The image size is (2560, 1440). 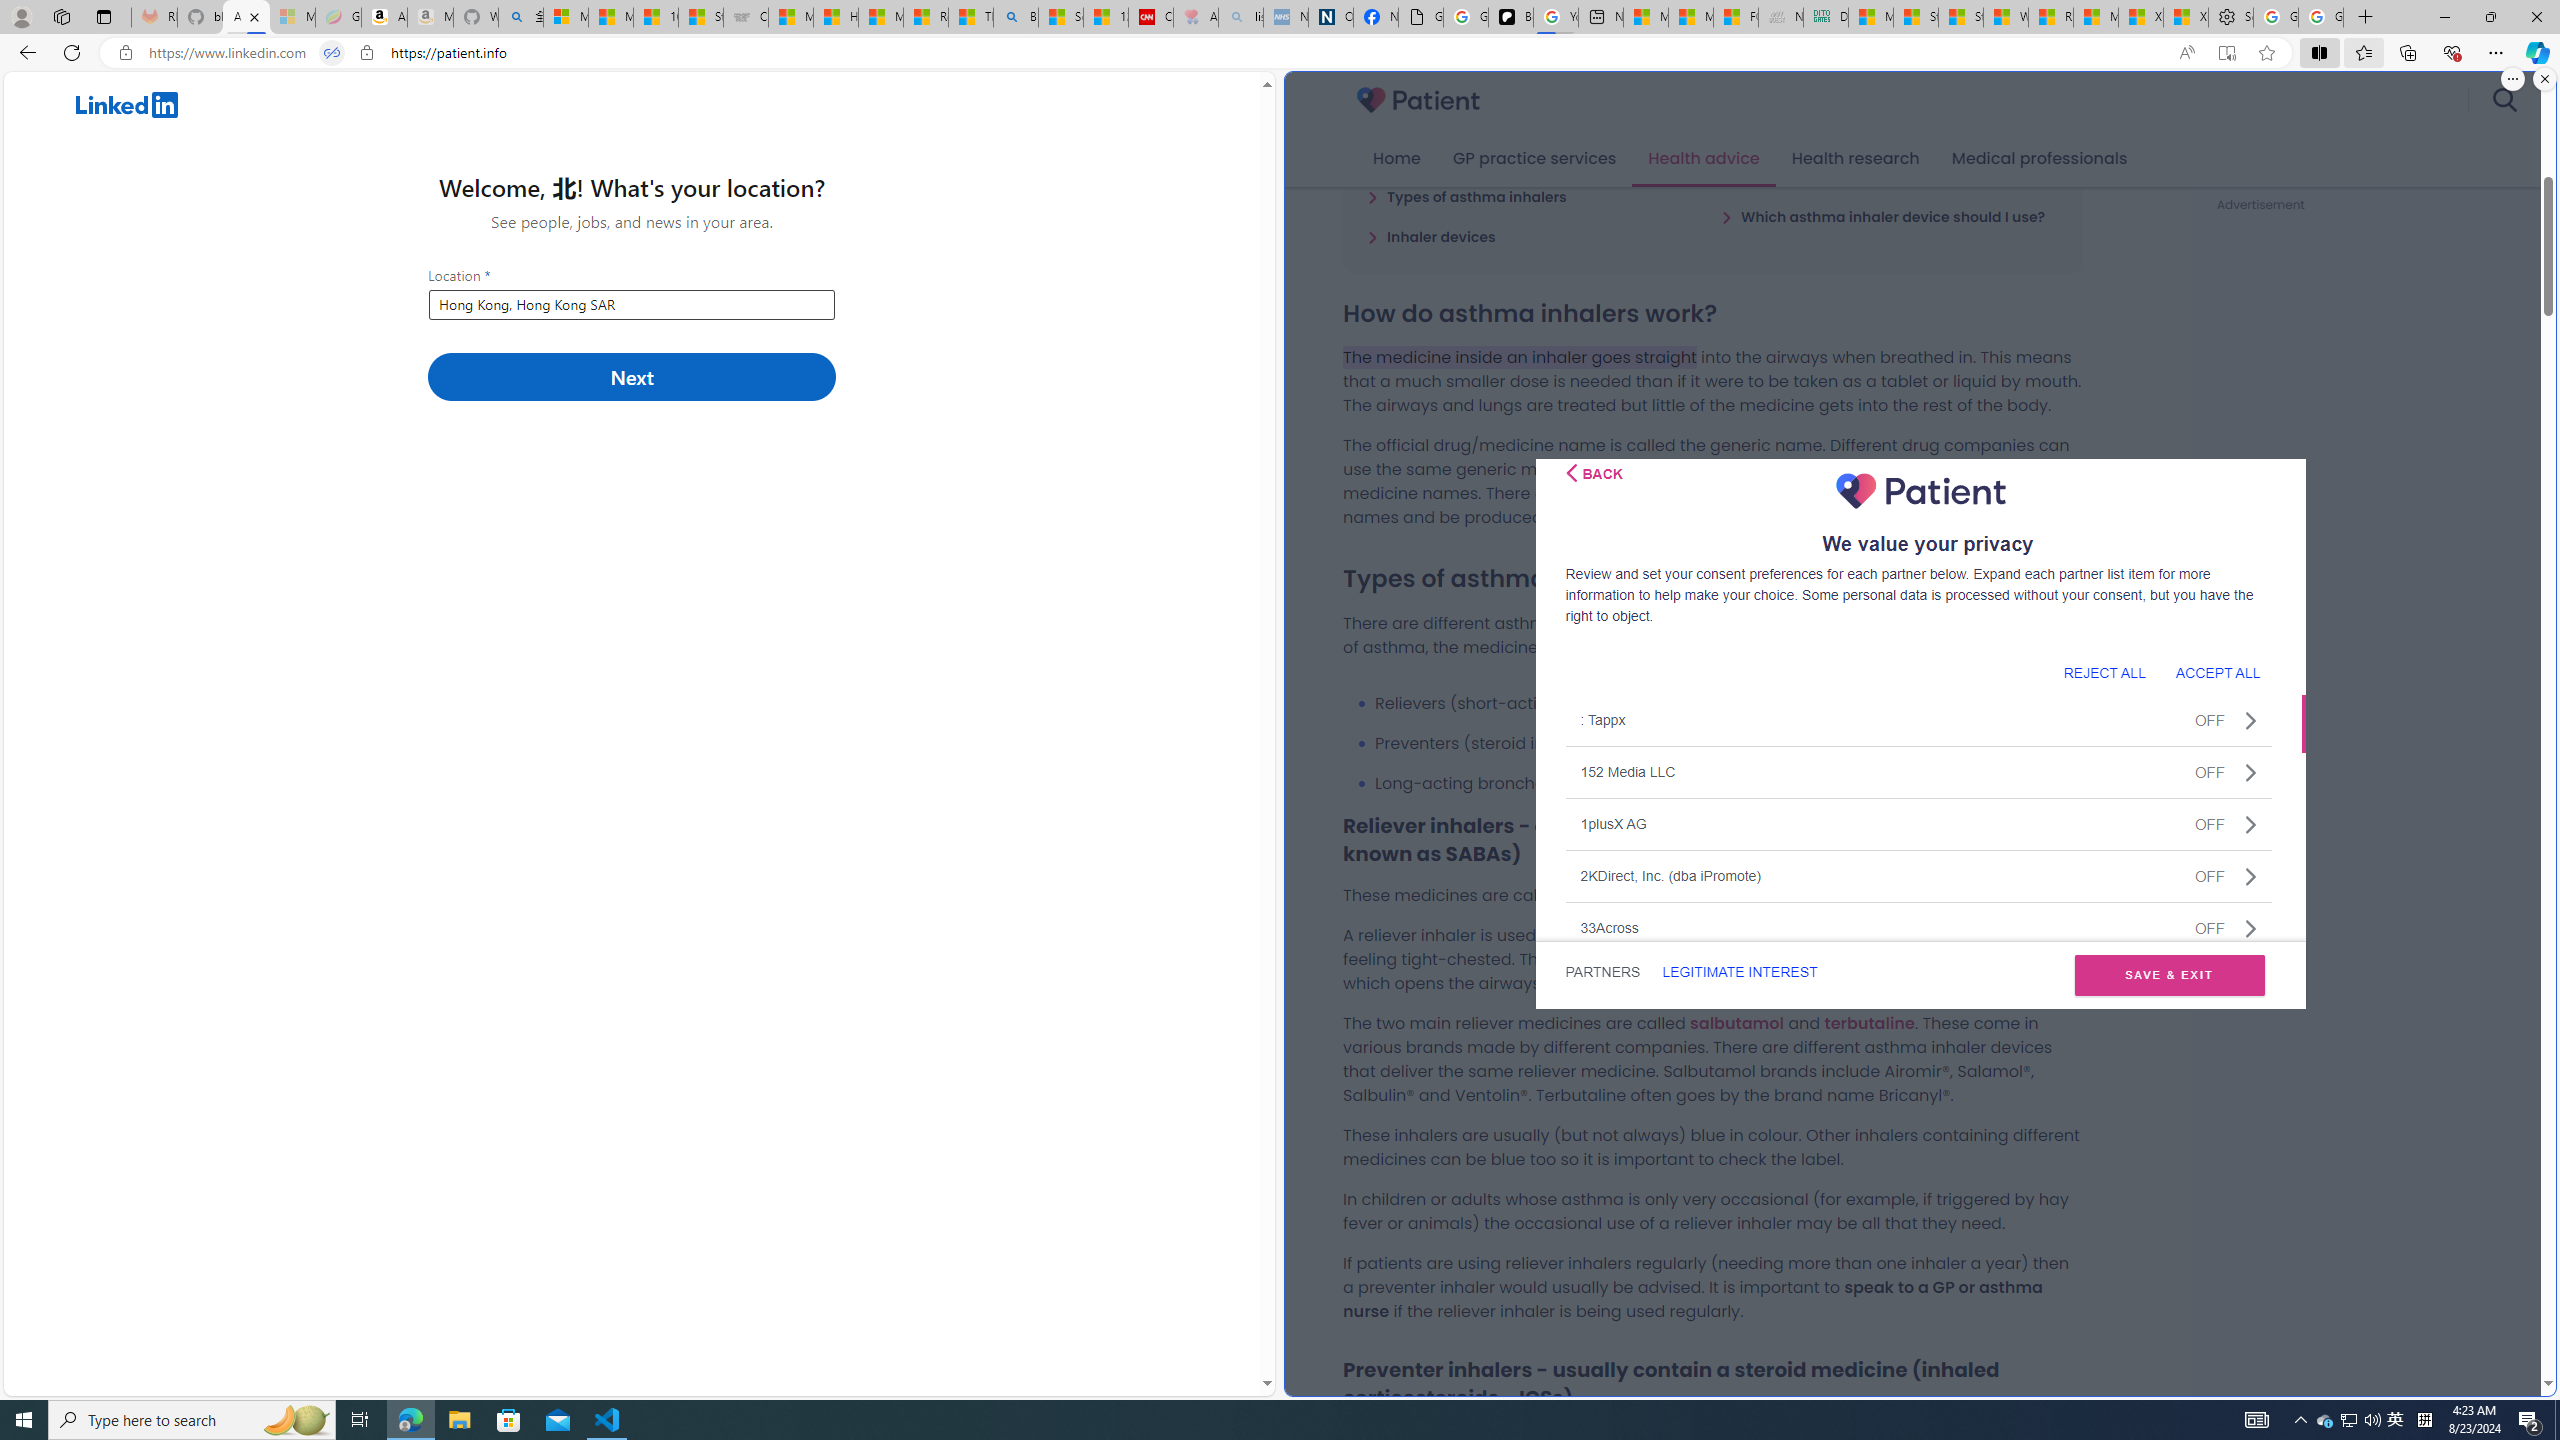 I want to click on 'GP practice services', so click(x=1533, y=158).